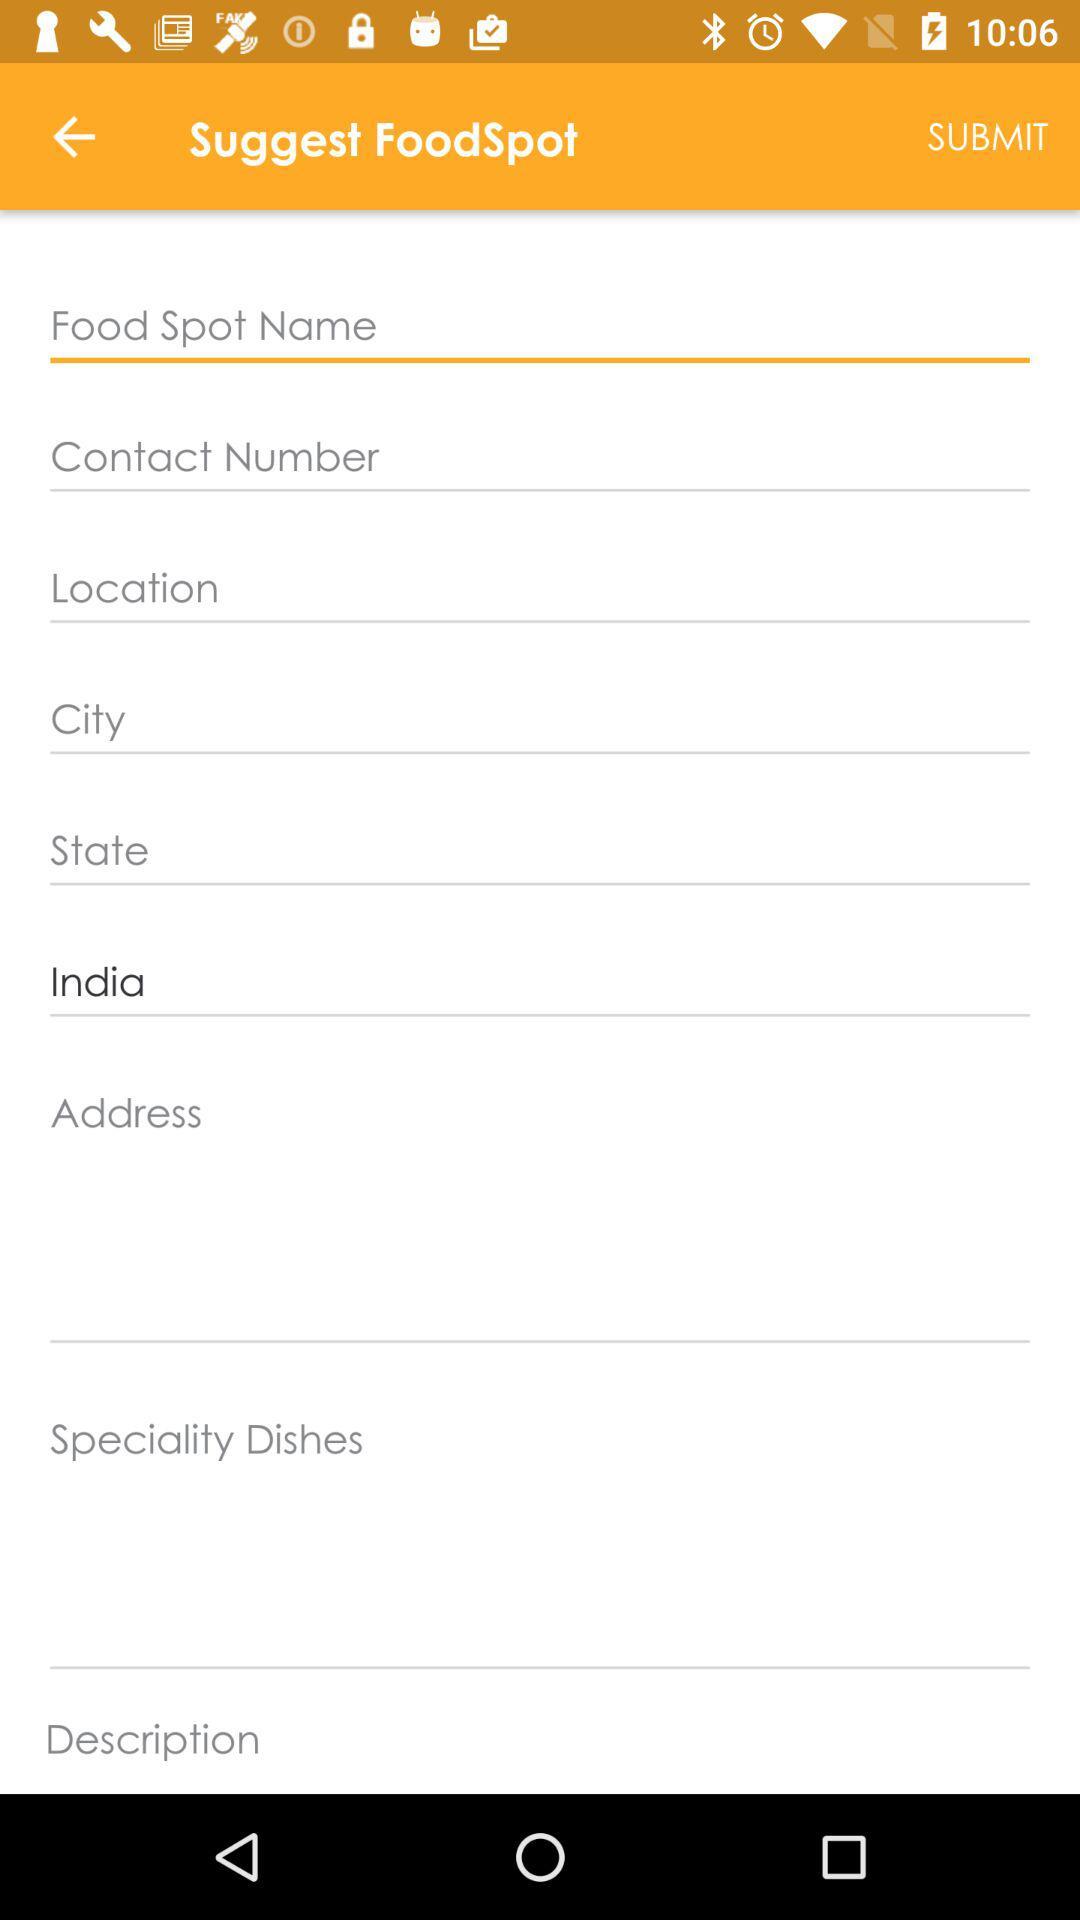  I want to click on icon at the top left corner, so click(72, 135).